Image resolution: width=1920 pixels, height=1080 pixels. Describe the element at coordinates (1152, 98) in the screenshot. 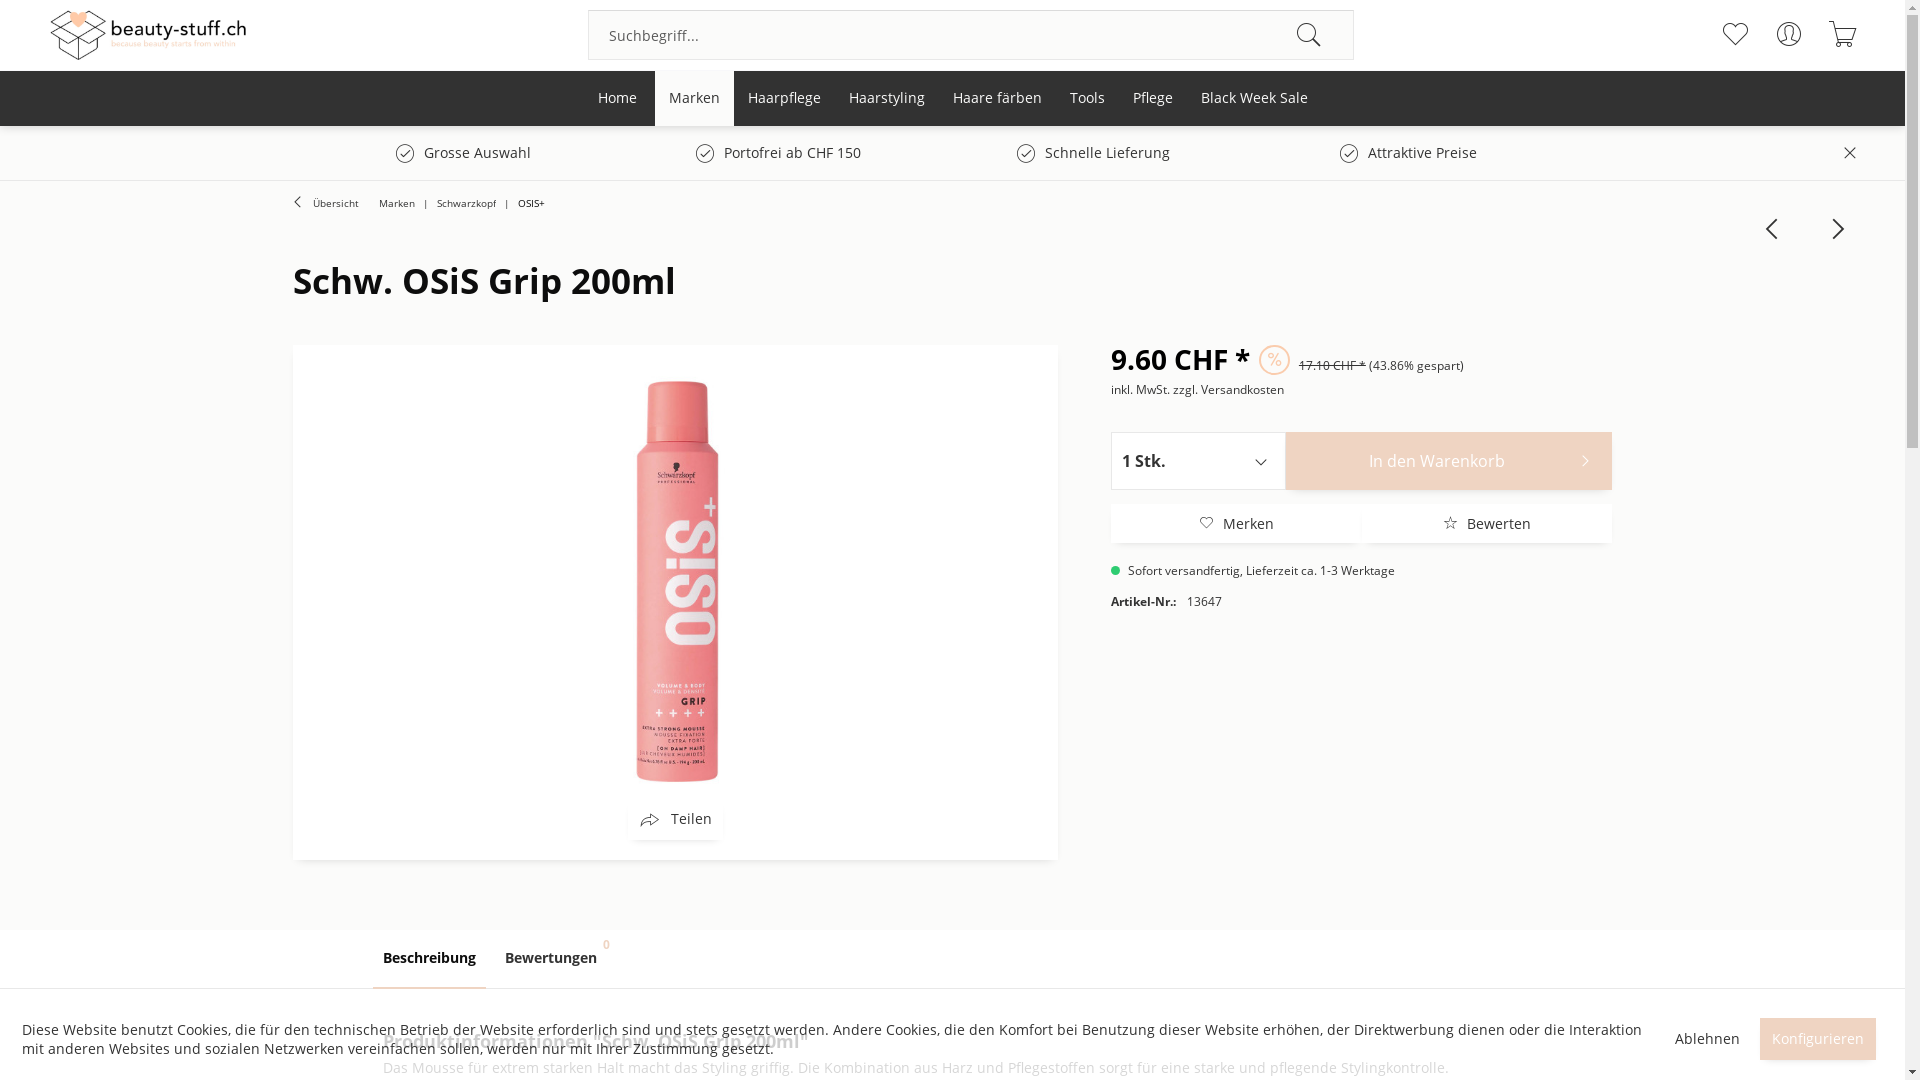

I see `'Pflege'` at that location.